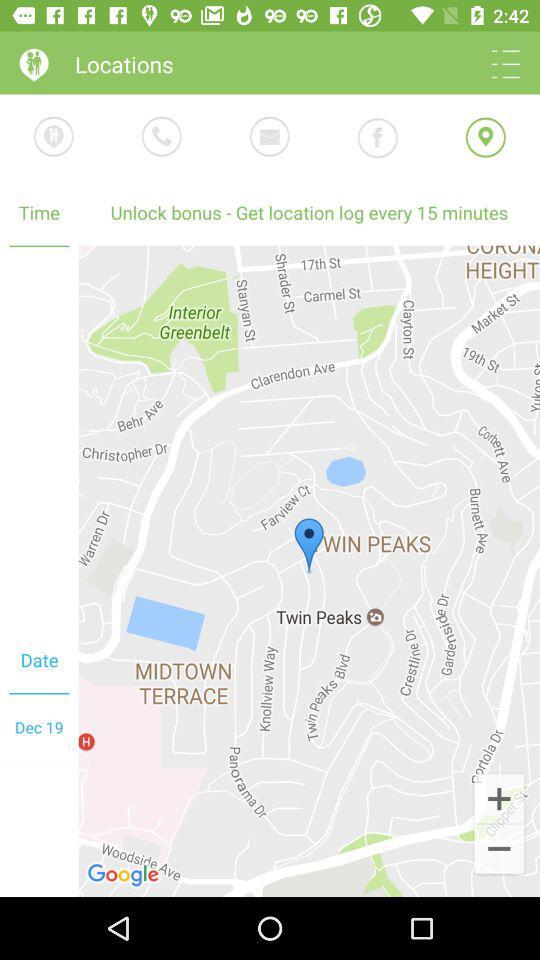  I want to click on the icon beside the call icon, so click(54, 135).